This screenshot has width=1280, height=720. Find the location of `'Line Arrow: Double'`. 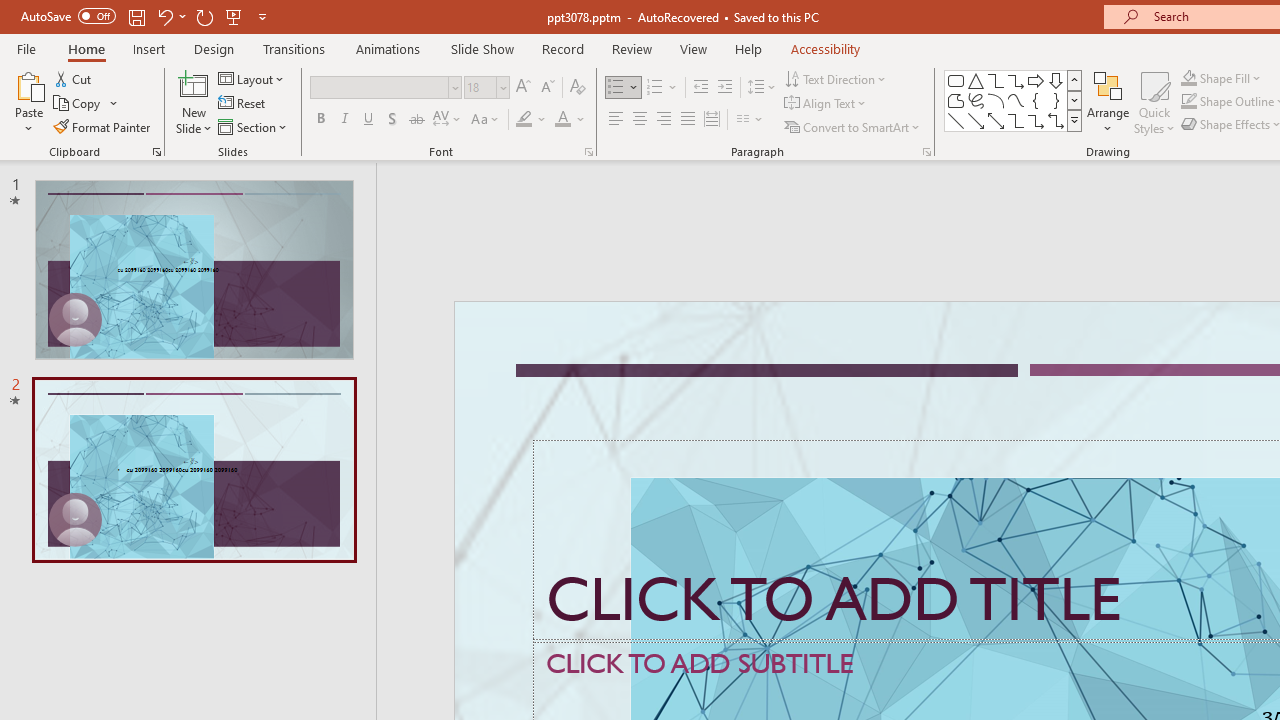

'Line Arrow: Double' is located at coordinates (995, 120).